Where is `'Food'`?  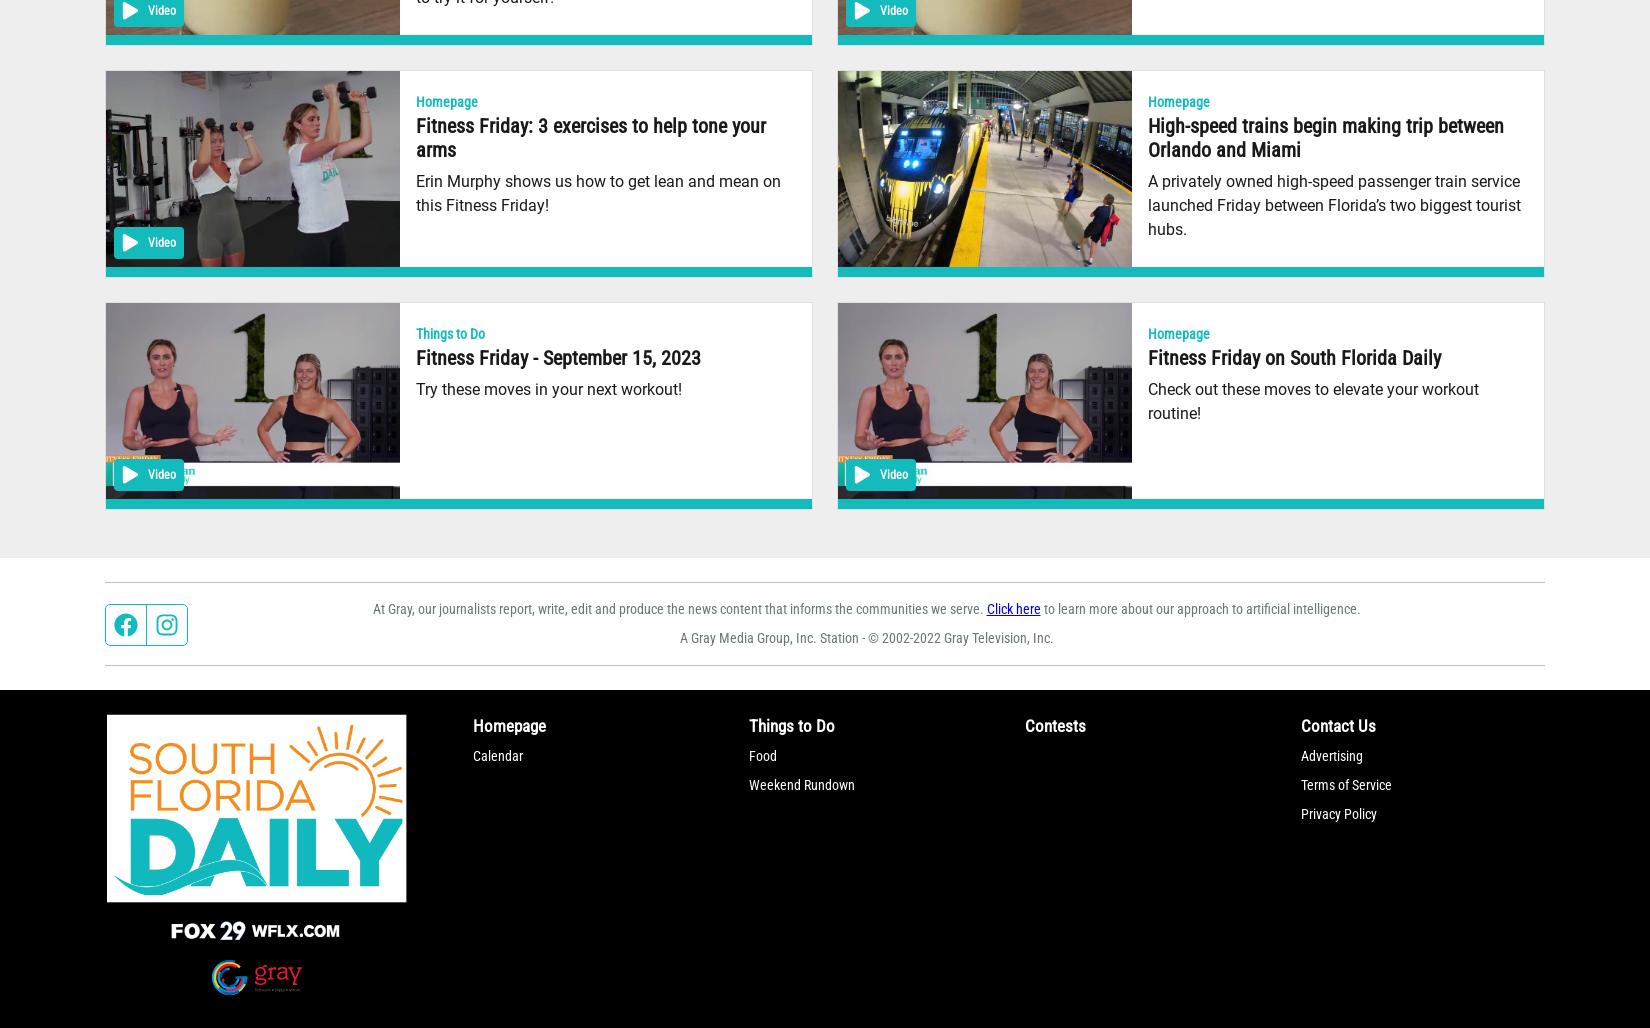 'Food' is located at coordinates (761, 753).